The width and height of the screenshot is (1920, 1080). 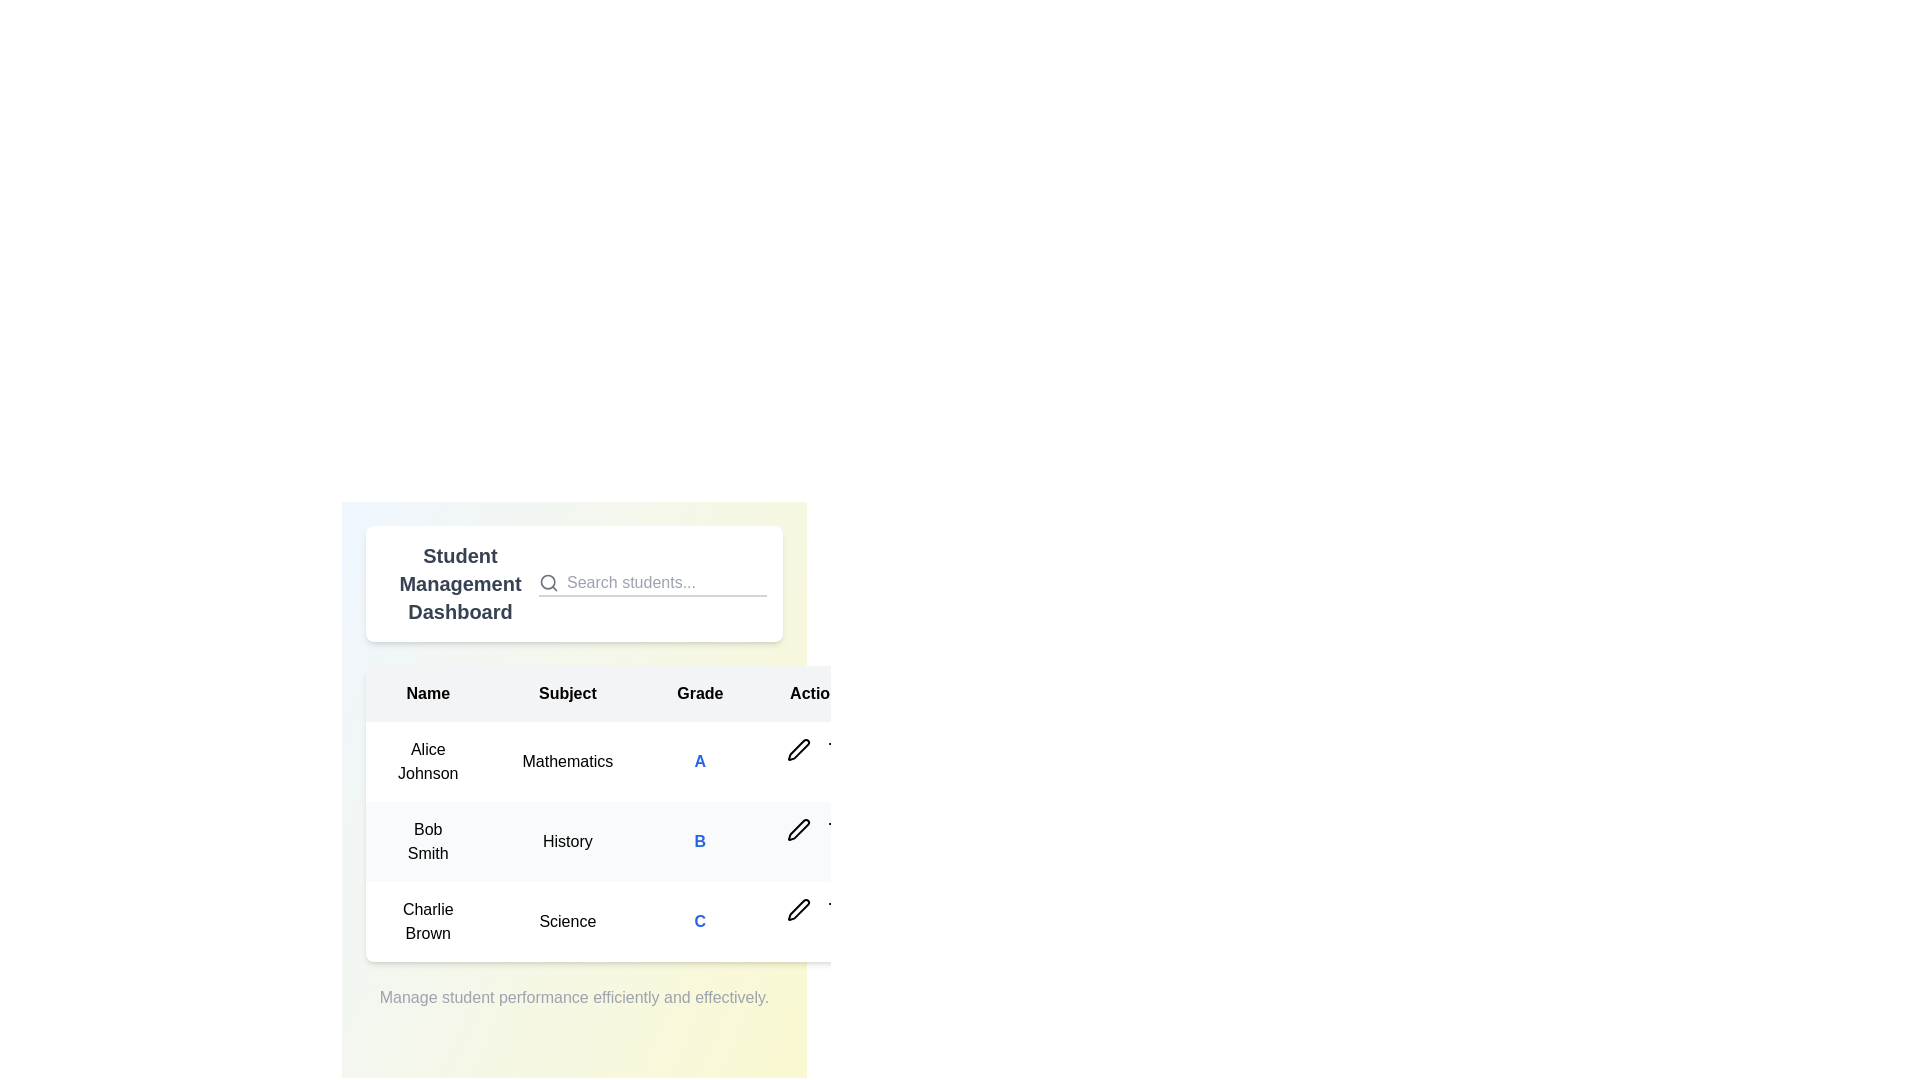 I want to click on the editable pencil icon in the Action control group for the student 'Alice Johnson', so click(x=819, y=749).